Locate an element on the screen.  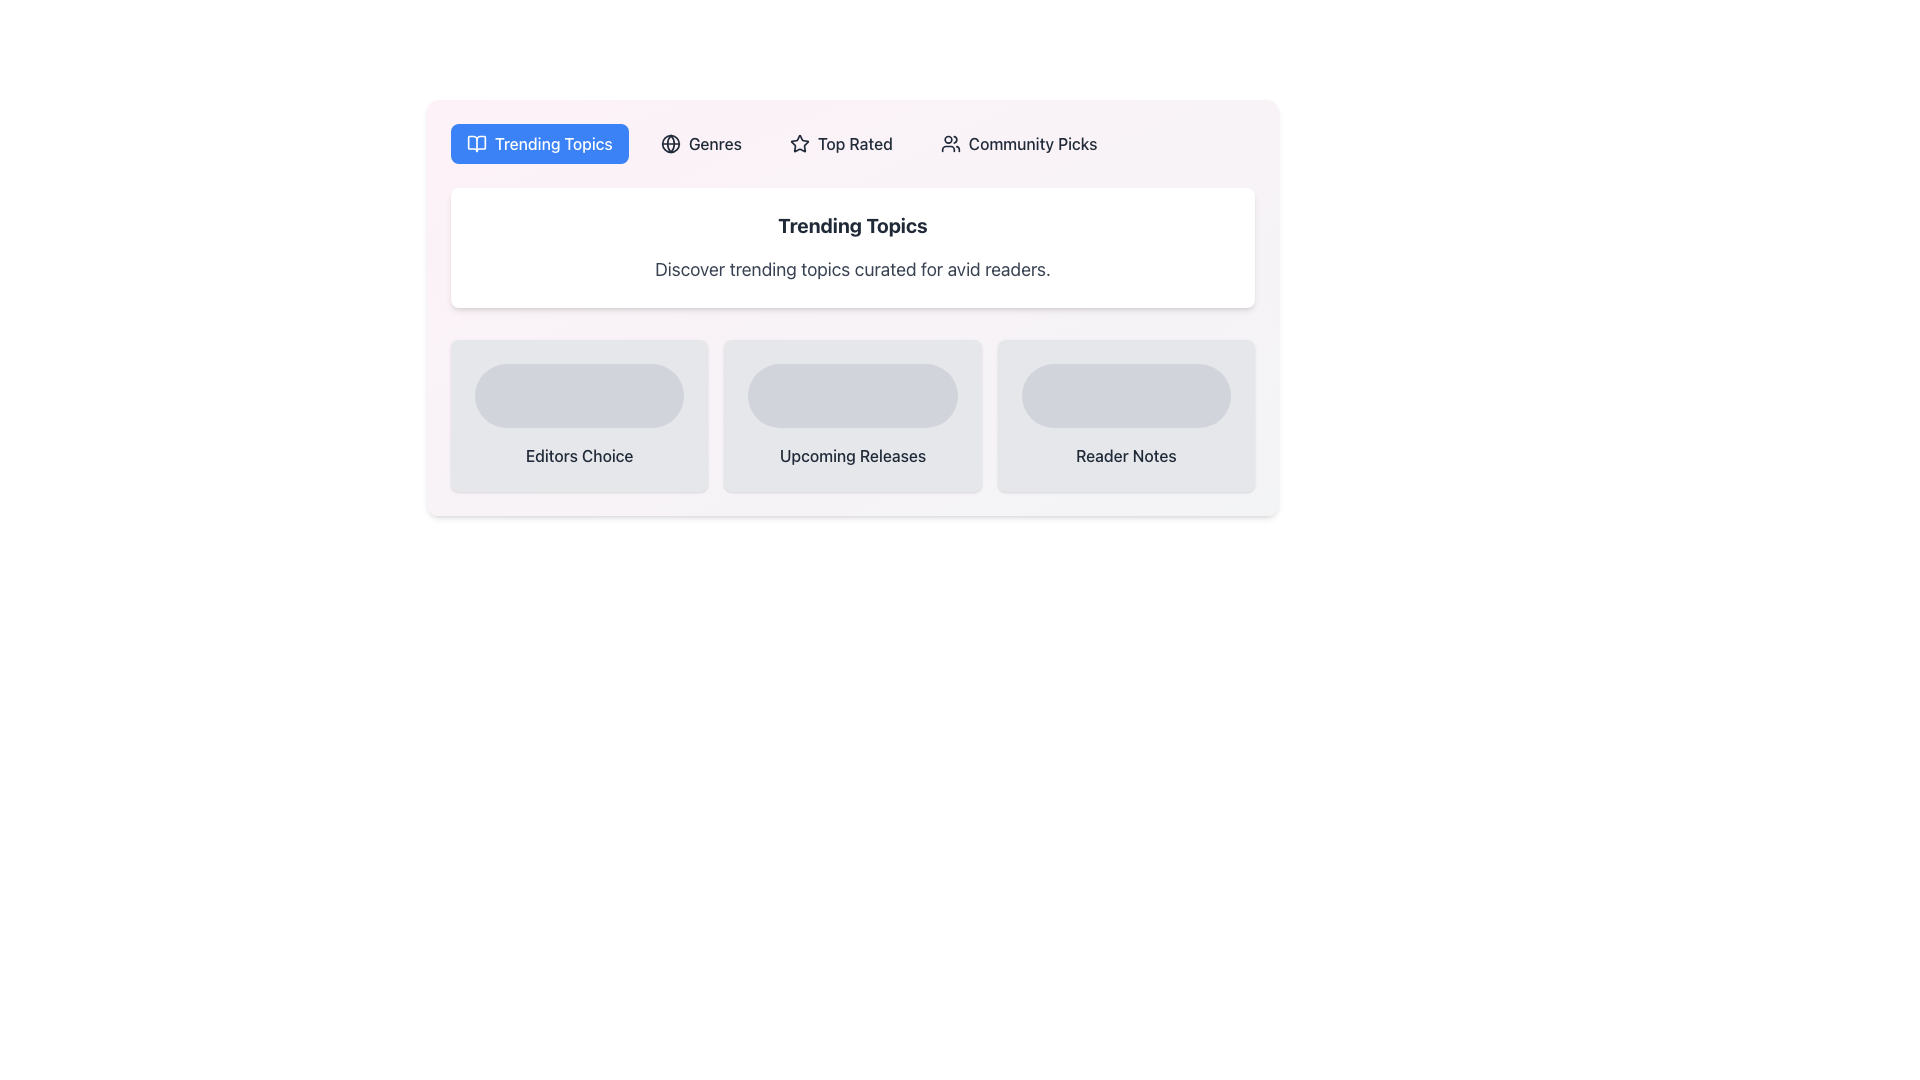
the static text element that describes 'Reader Notes', located in the lower-right section of the interface, below a rounded rectangle visual element is located at coordinates (1126, 455).